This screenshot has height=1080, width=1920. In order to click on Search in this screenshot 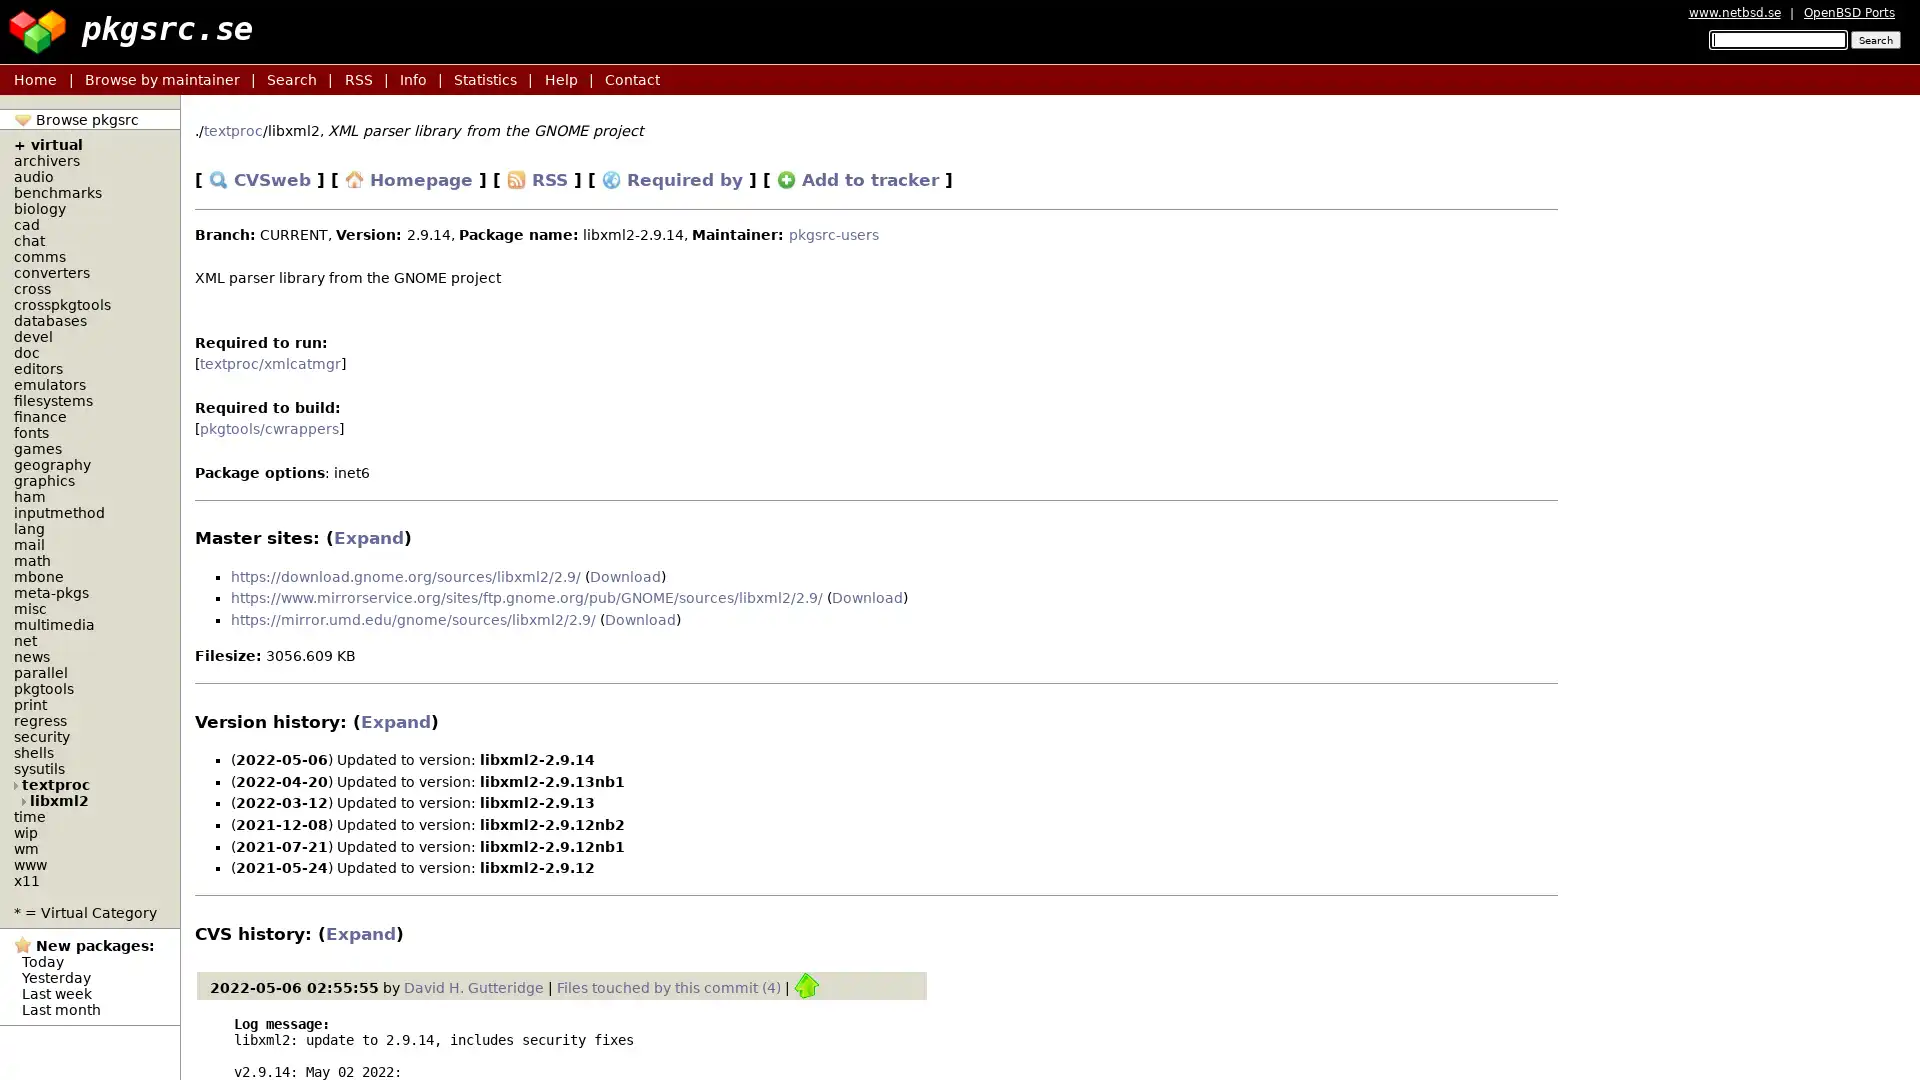, I will do `click(1874, 39)`.